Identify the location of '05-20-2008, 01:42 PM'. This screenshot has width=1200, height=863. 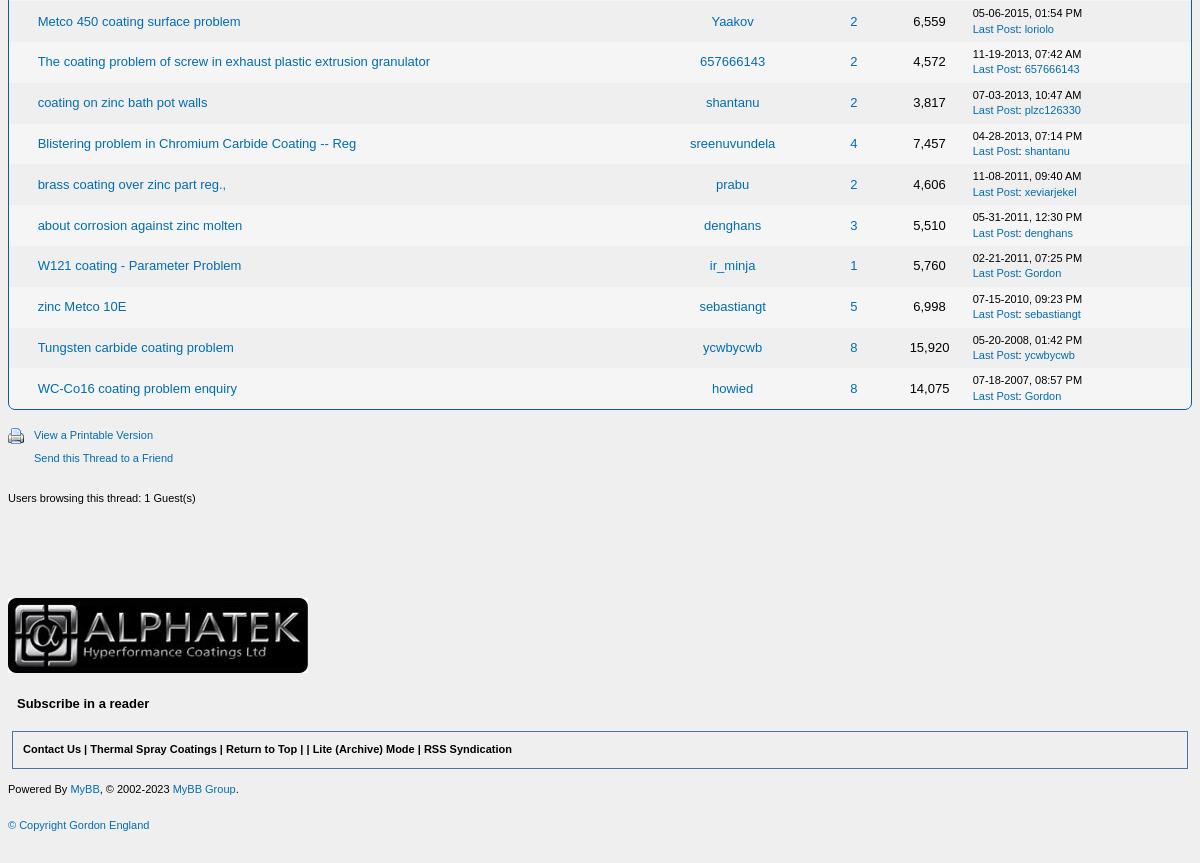
(1026, 337).